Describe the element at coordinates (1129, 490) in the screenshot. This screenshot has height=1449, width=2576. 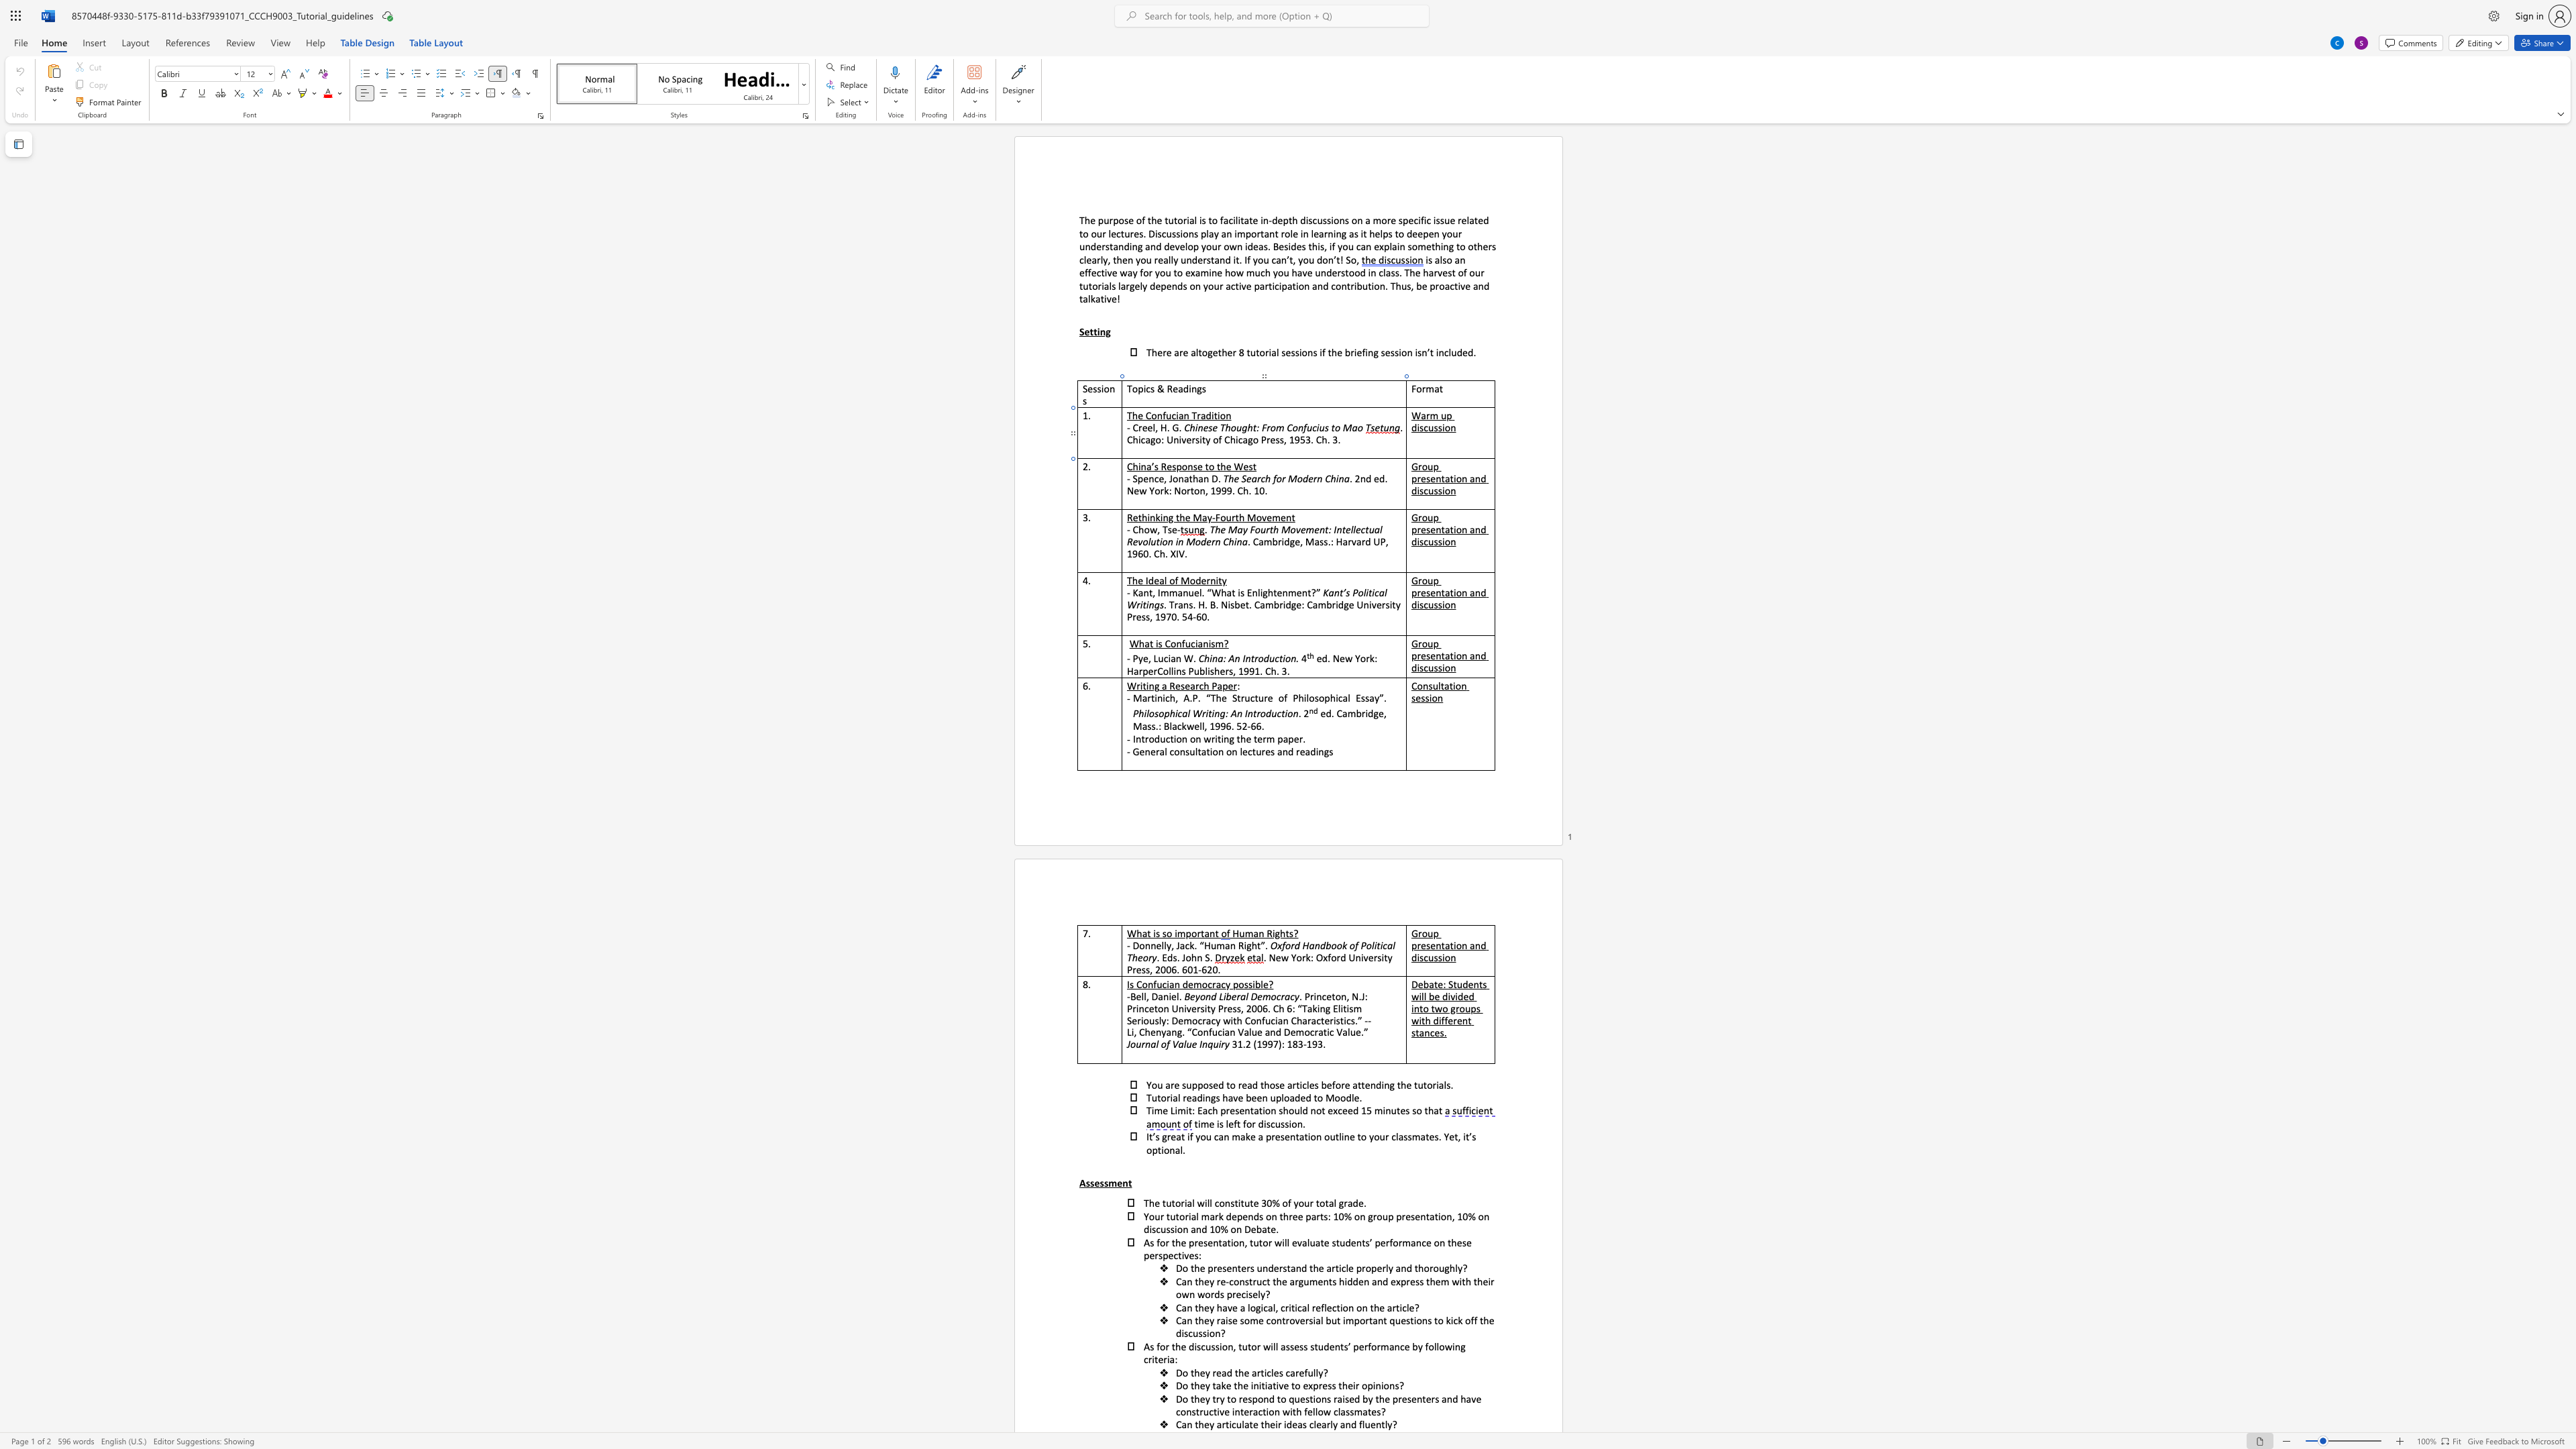
I see `the 1th character "N" in the text` at that location.